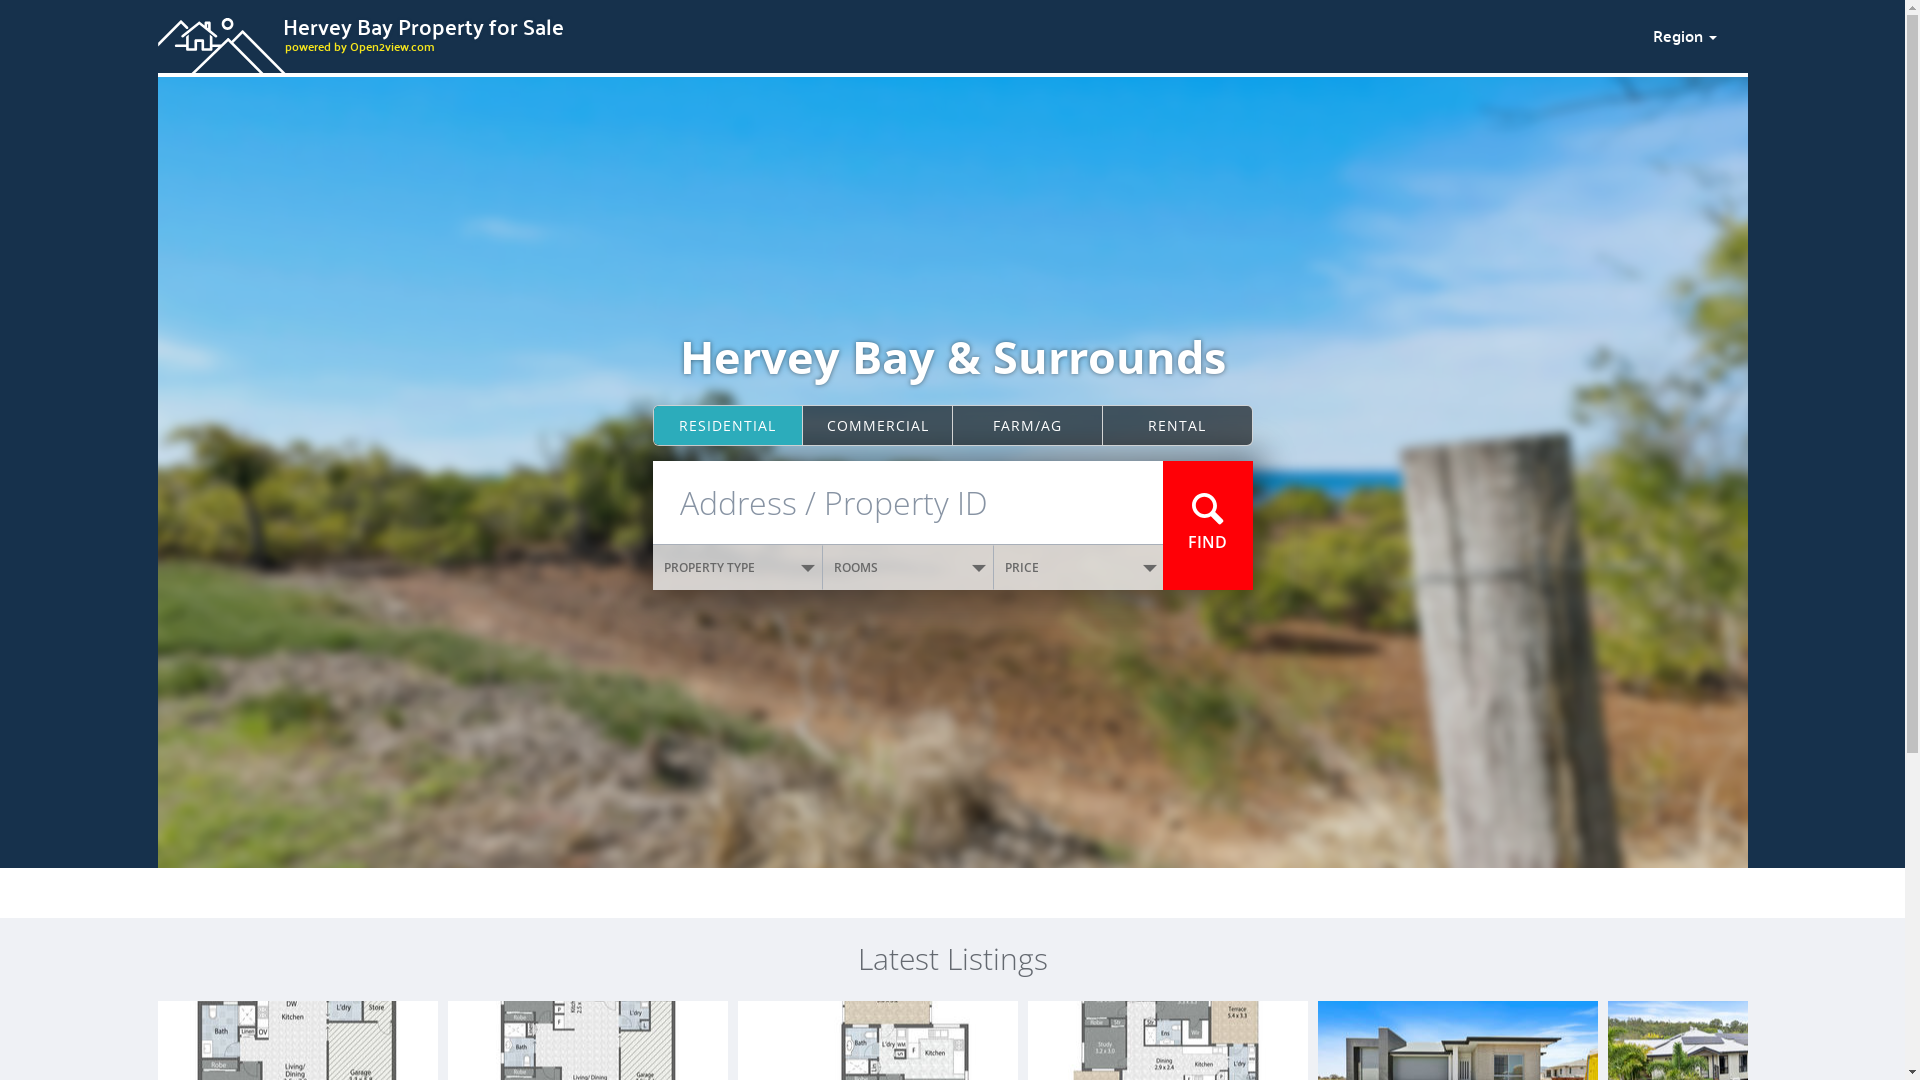  Describe the element at coordinates (907, 567) in the screenshot. I see `'ROOMS'` at that location.